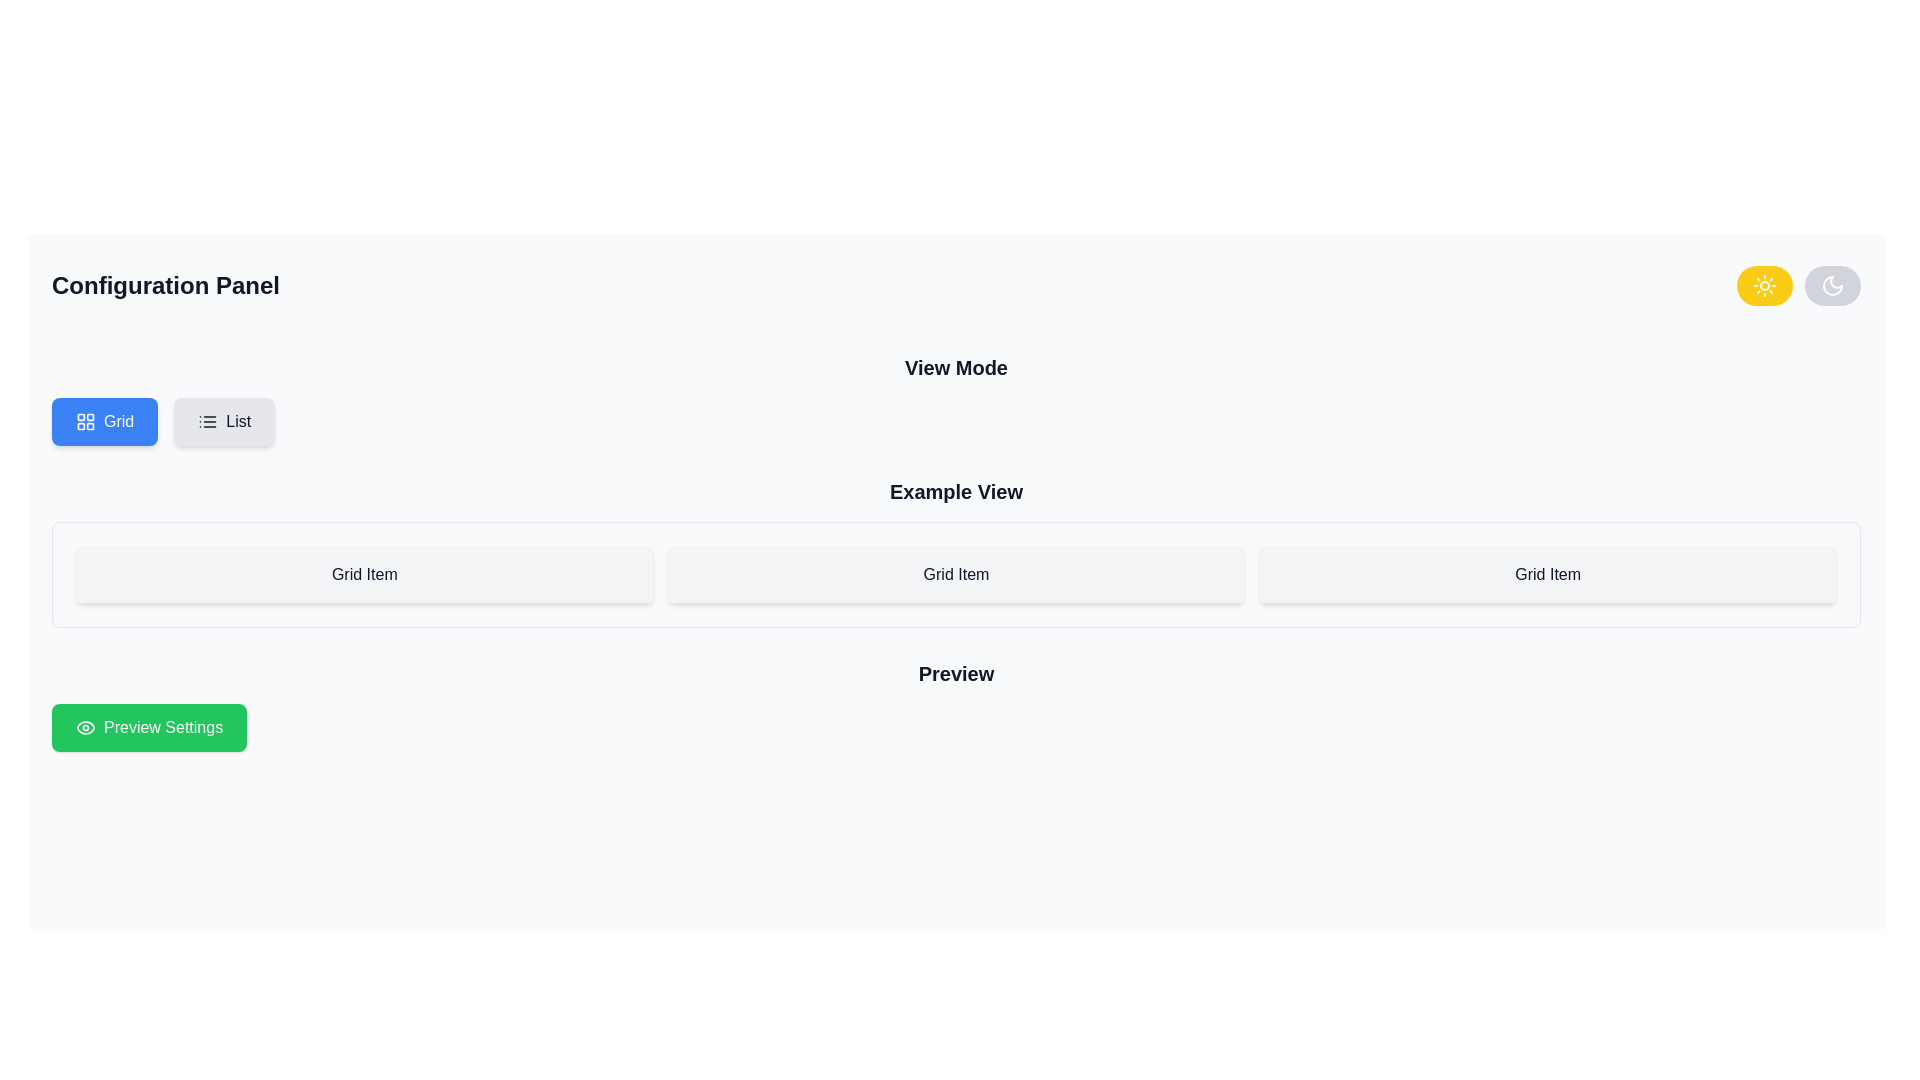 The height and width of the screenshot is (1080, 1920). Describe the element at coordinates (104, 420) in the screenshot. I see `the 'Grid' button located in the top-left section of the interface within the 'View Mode' area` at that location.